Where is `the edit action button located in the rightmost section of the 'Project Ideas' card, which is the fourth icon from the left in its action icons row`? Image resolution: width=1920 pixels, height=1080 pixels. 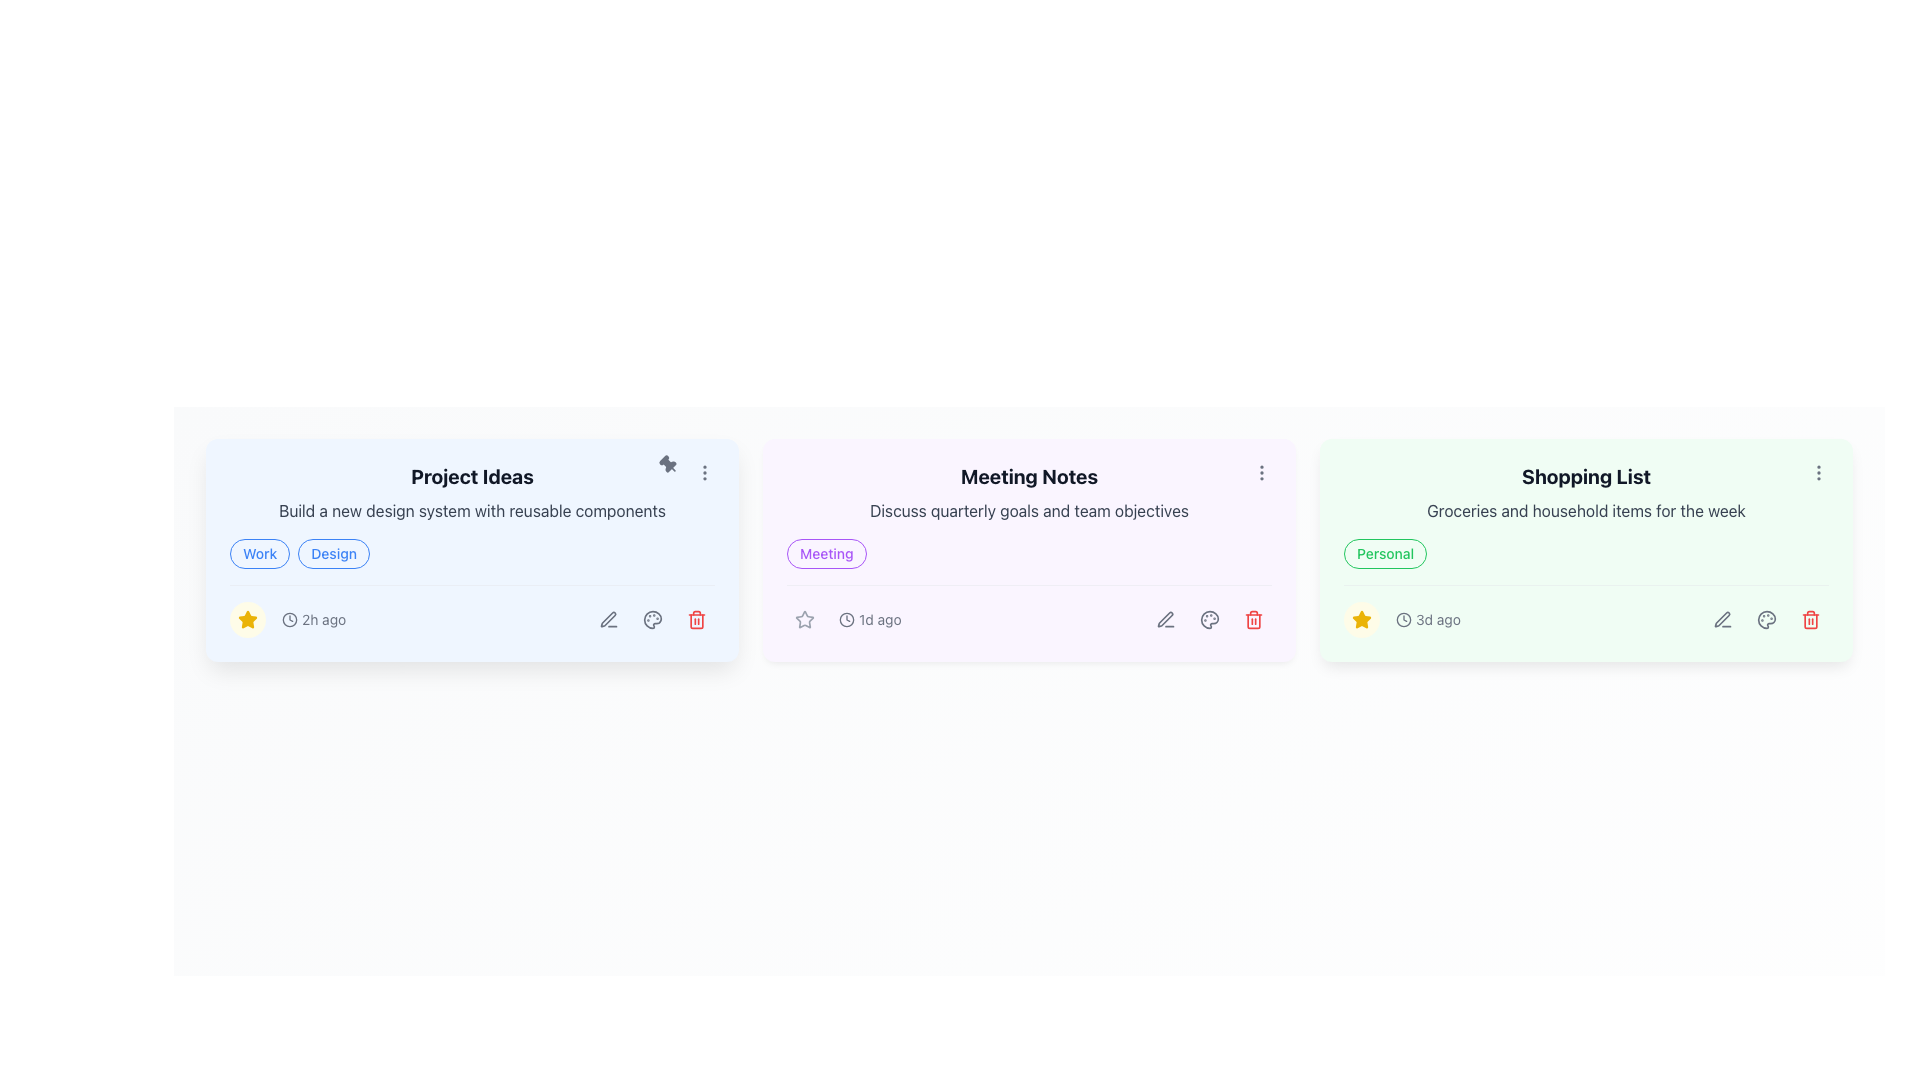
the edit action button located in the rightmost section of the 'Project Ideas' card, which is the fourth icon from the left in its action icons row is located at coordinates (607, 618).